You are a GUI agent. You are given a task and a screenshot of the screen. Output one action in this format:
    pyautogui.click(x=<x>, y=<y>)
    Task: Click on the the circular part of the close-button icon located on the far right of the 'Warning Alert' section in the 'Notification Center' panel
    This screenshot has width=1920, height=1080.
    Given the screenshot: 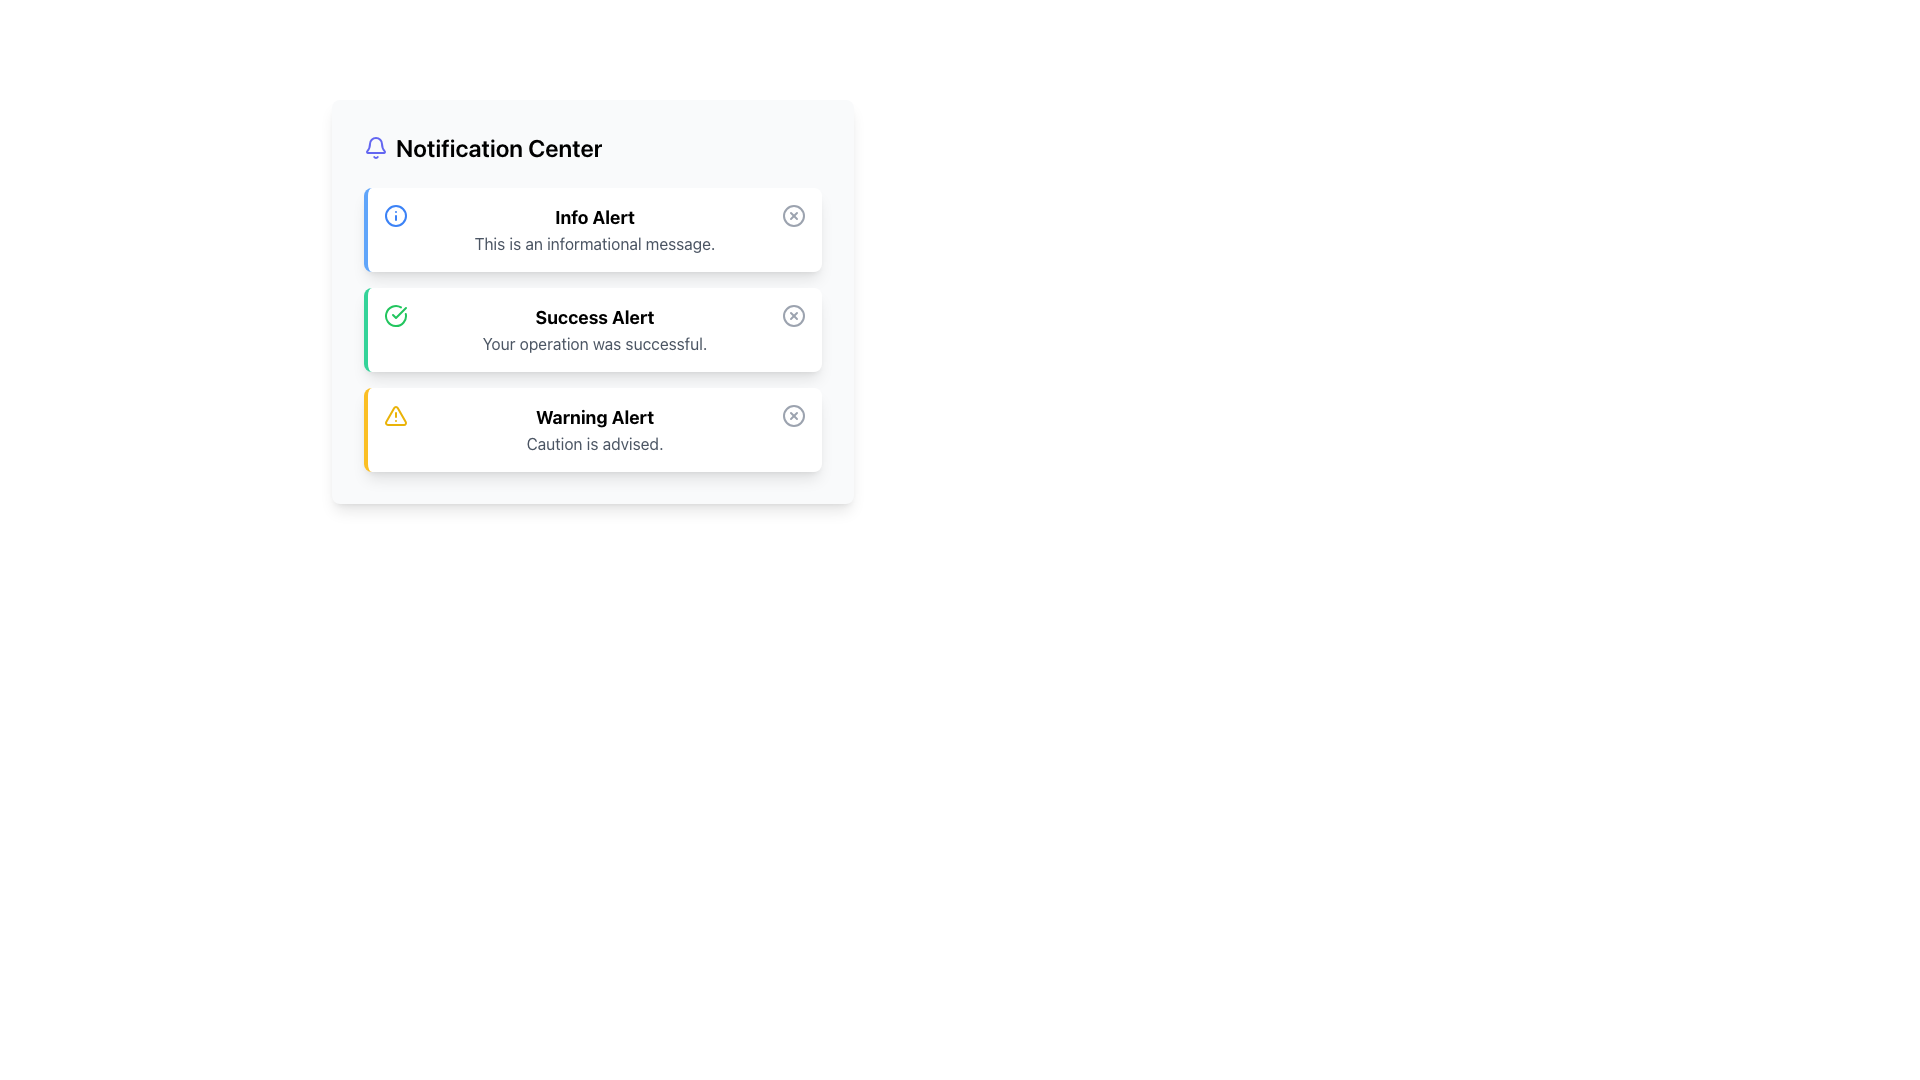 What is the action you would take?
    pyautogui.click(x=792, y=415)
    